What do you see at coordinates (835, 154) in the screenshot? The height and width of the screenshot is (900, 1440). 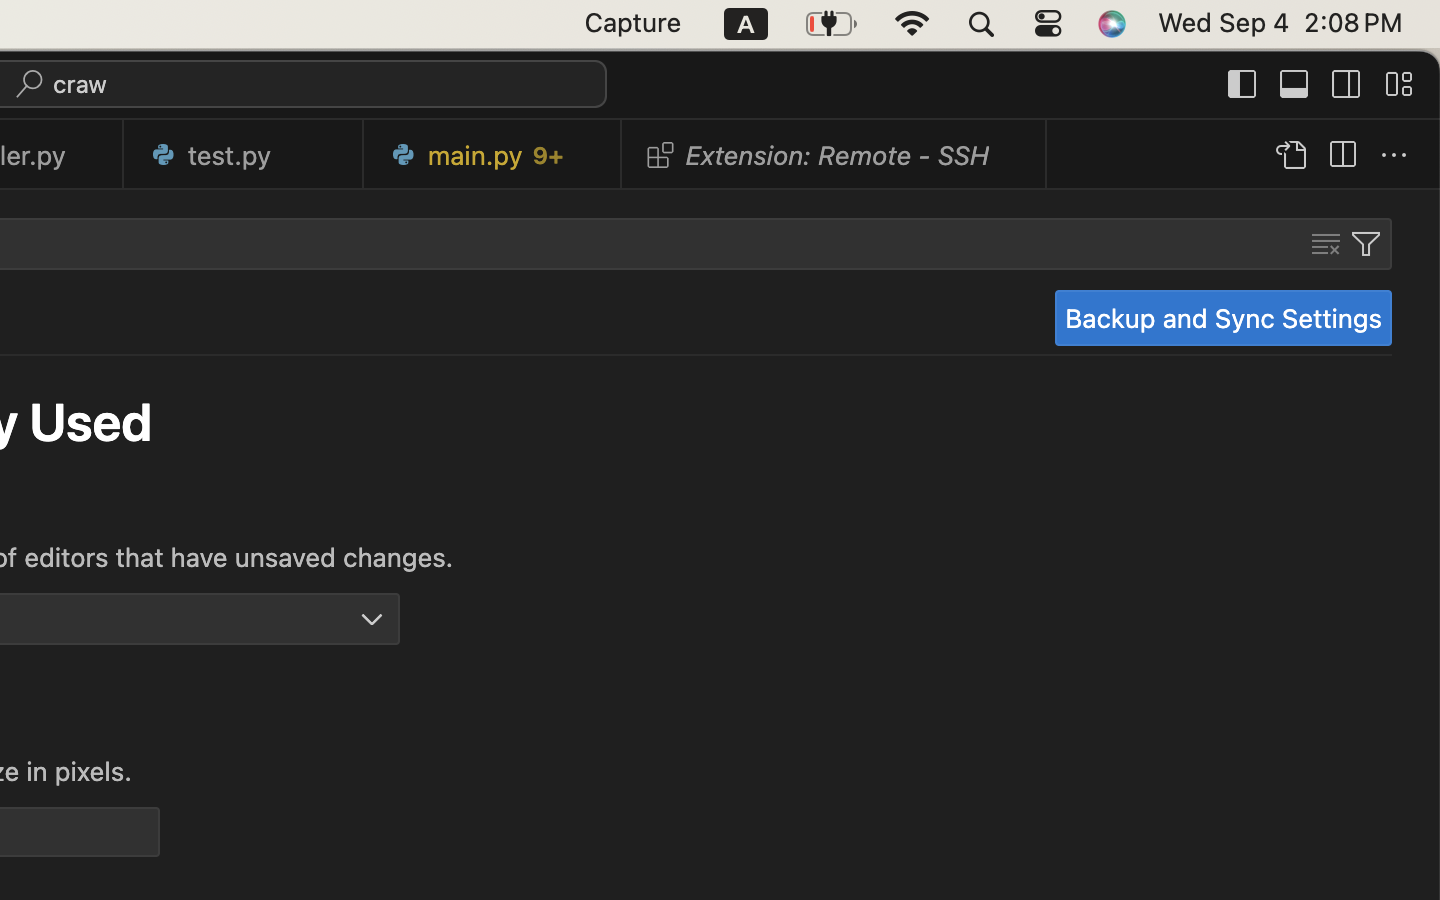 I see `'0 Extension: Remote - SSH  '` at bounding box center [835, 154].